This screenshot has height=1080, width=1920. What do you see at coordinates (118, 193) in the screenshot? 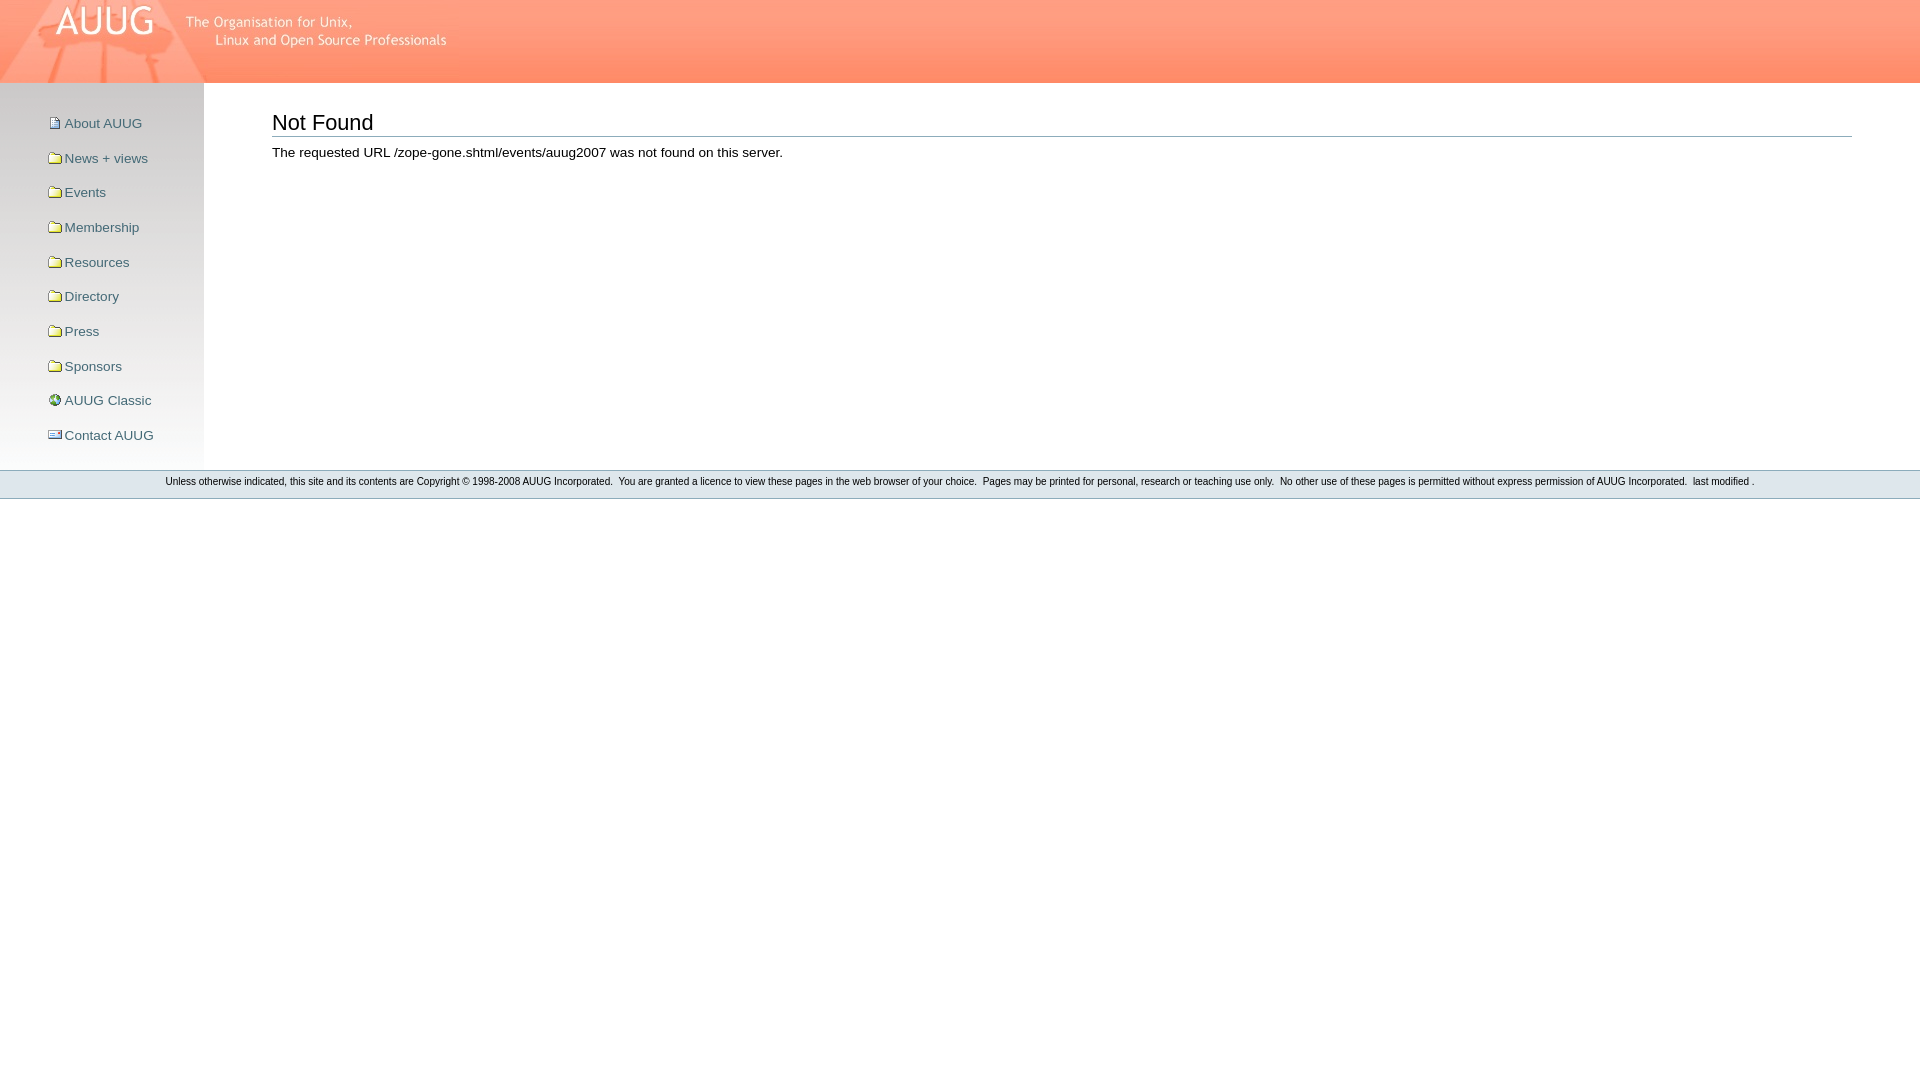
I see `'Events'` at bounding box center [118, 193].